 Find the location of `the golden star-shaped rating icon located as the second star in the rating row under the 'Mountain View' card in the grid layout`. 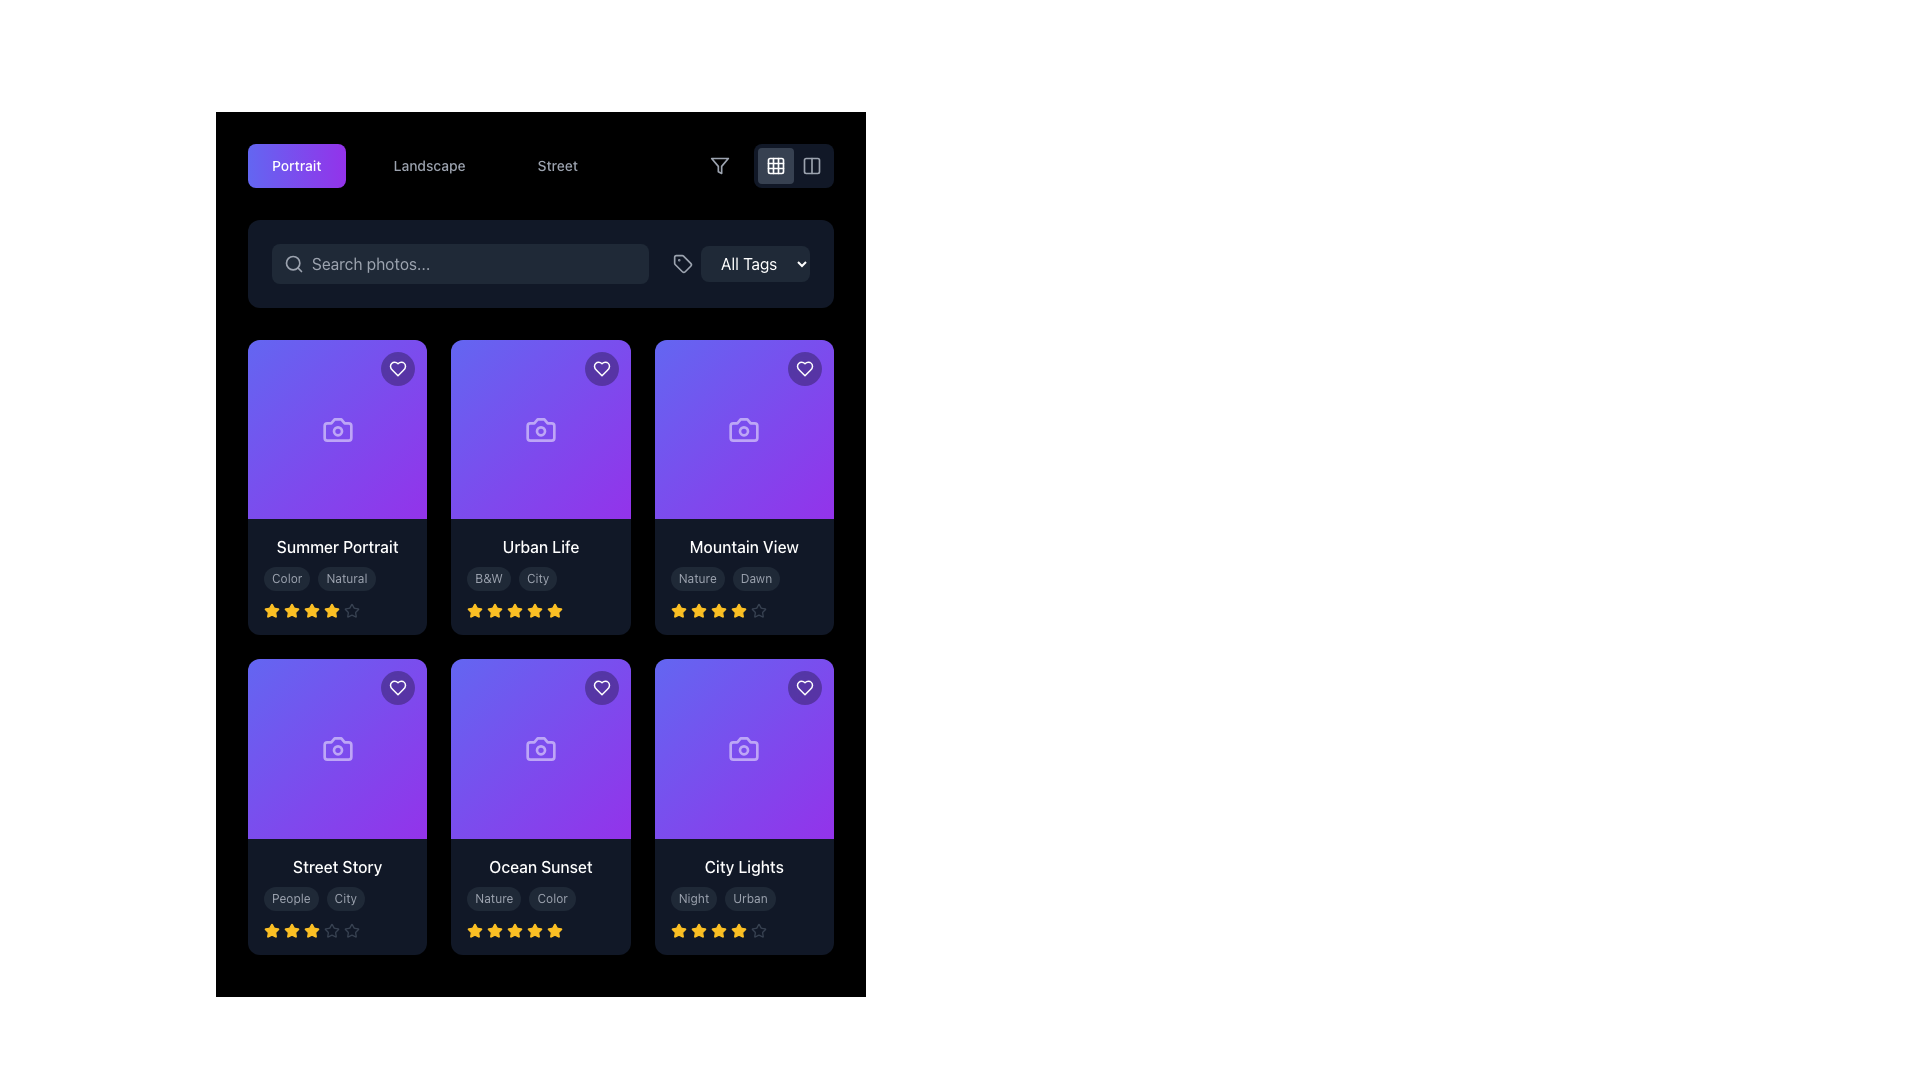

the golden star-shaped rating icon located as the second star in the rating row under the 'Mountain View' card in the grid layout is located at coordinates (718, 610).